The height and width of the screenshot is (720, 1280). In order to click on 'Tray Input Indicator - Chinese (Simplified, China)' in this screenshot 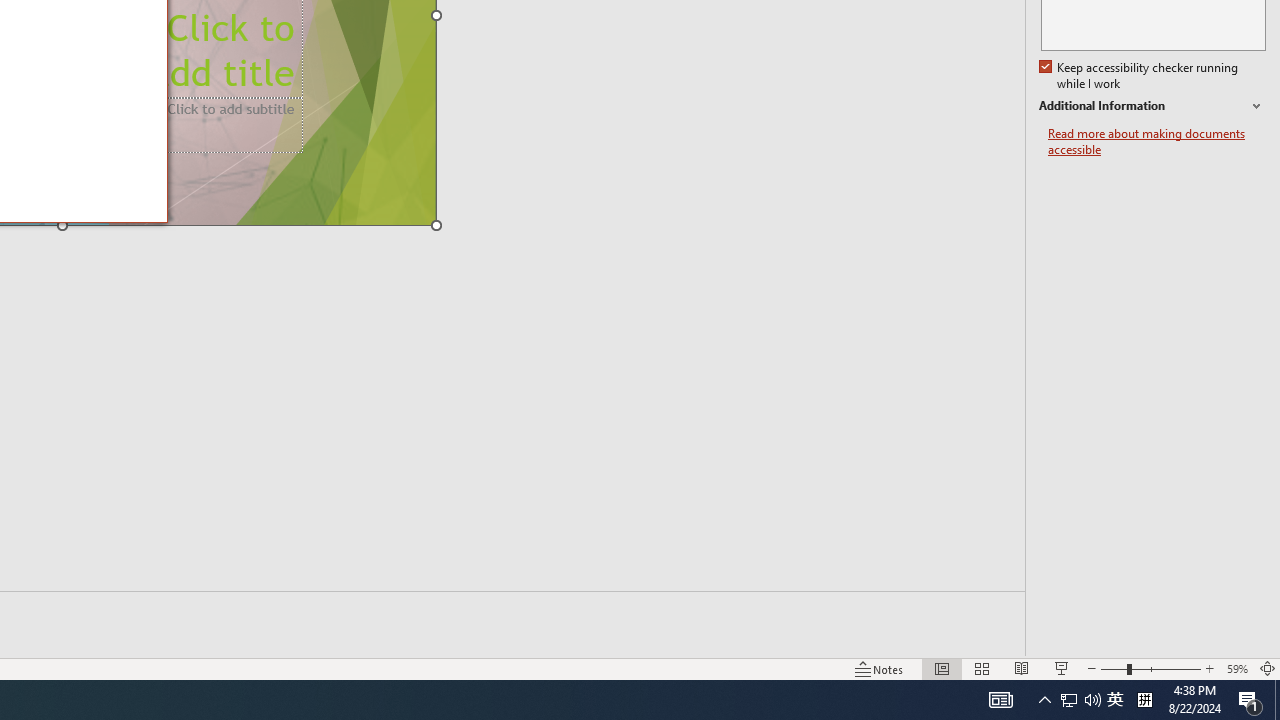, I will do `click(1144, 698)`.